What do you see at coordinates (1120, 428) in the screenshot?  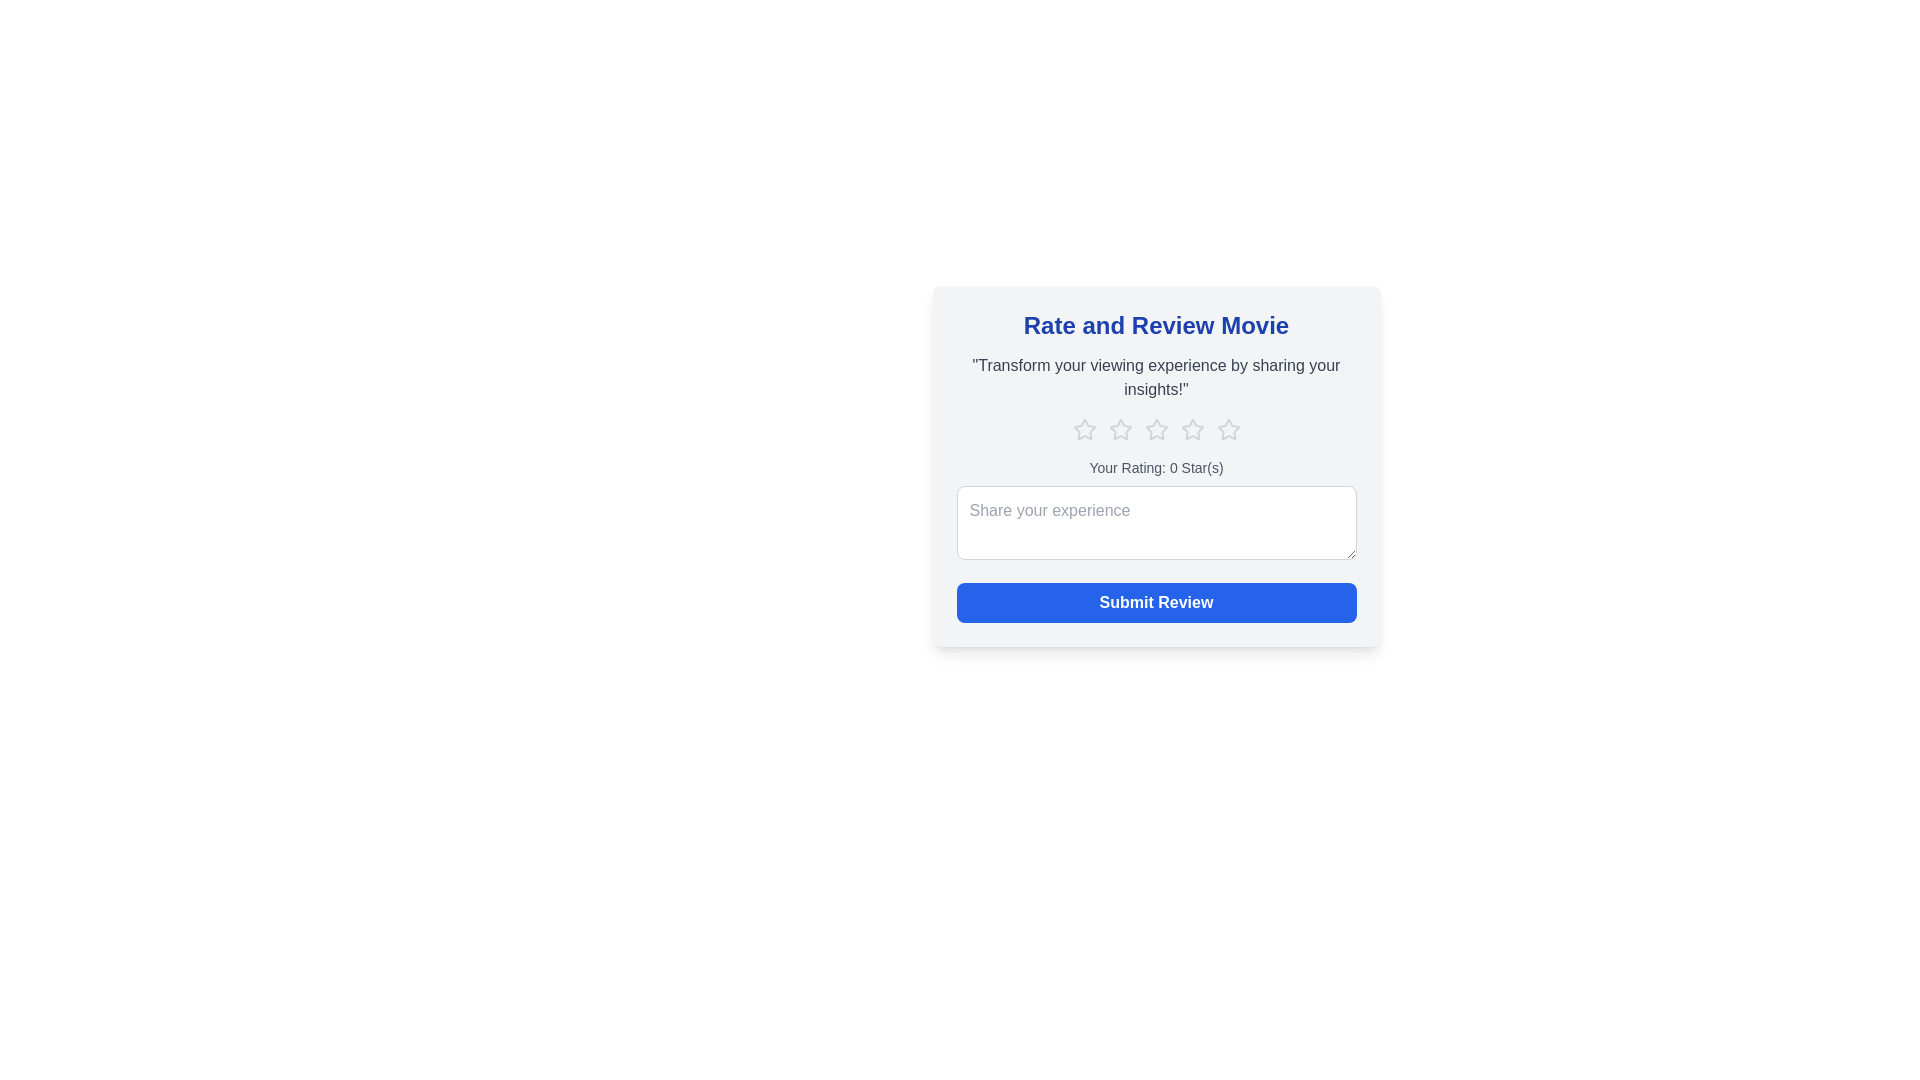 I see `the star corresponding to 2 to set the movie rating` at bounding box center [1120, 428].